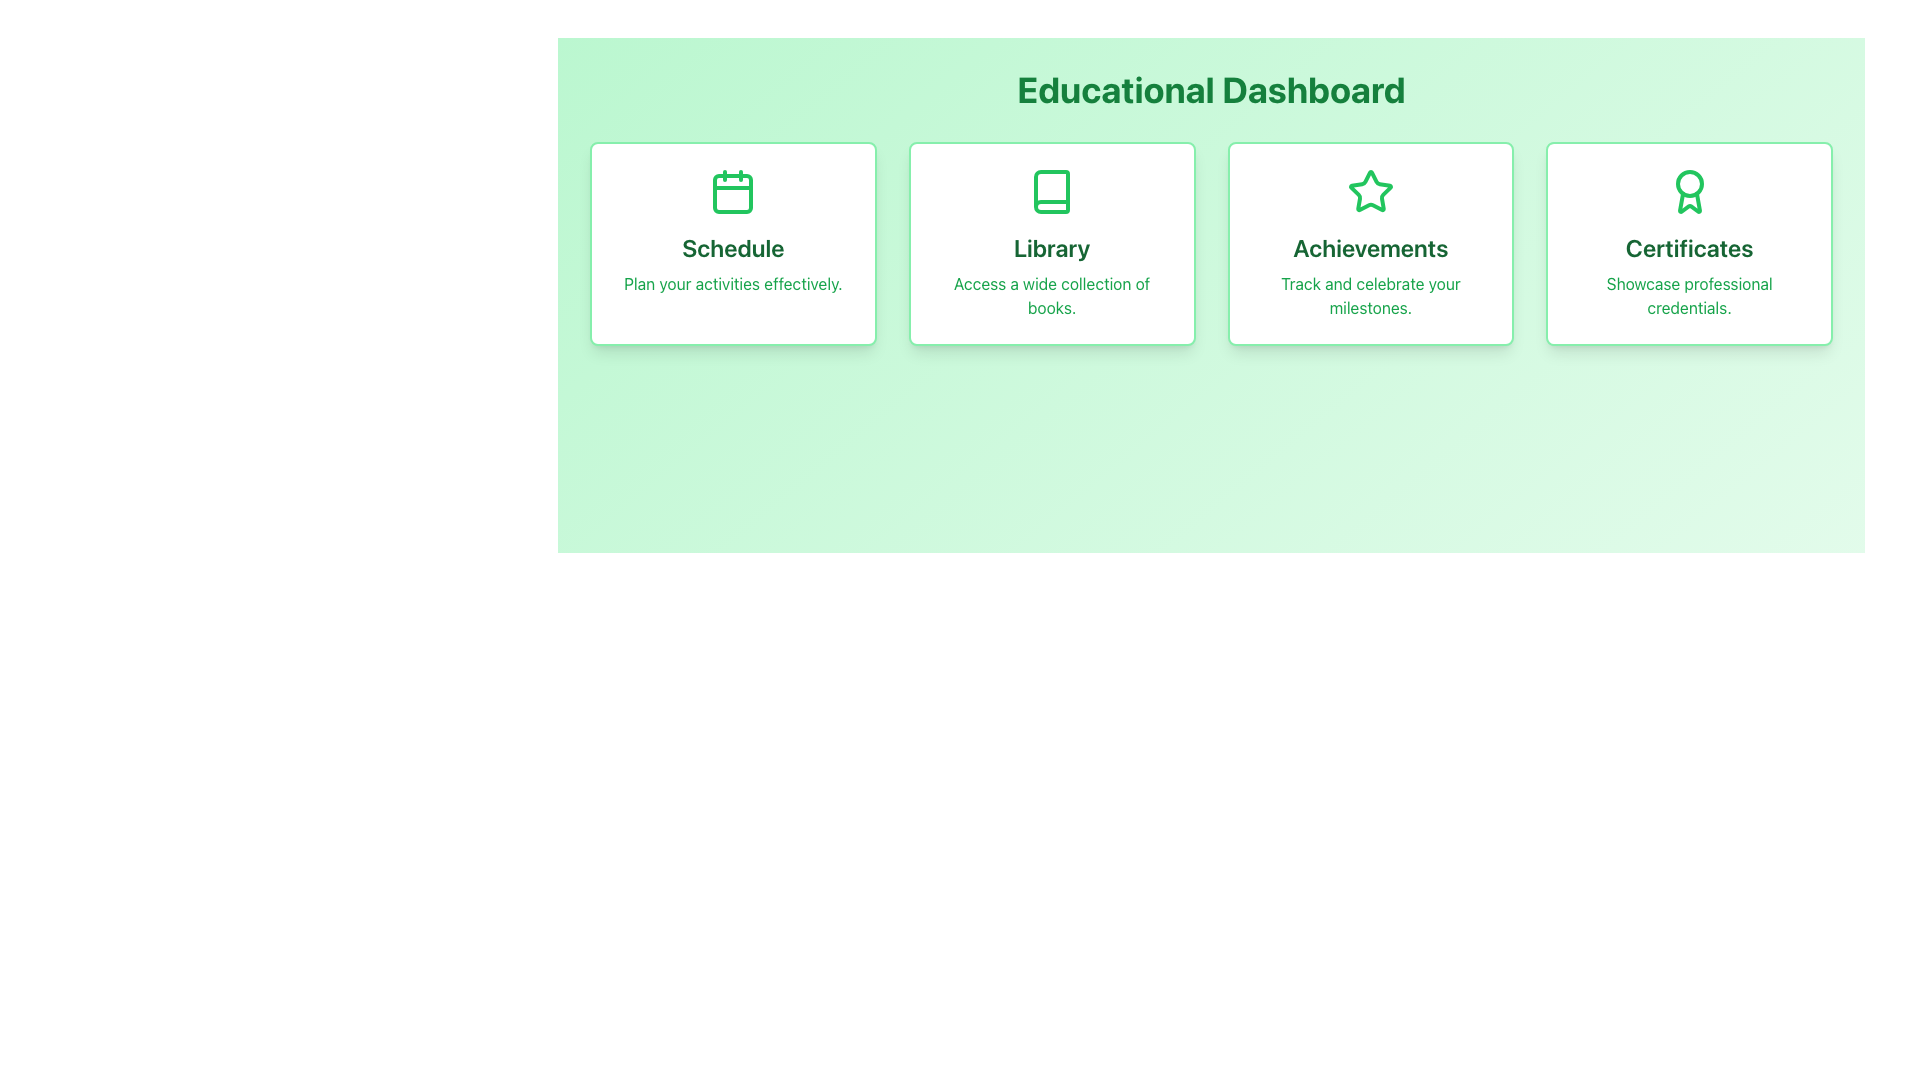  What do you see at coordinates (1688, 296) in the screenshot?
I see `the descriptive text label within the 'Certificates' card, which is the fourth card in the row of styled cards` at bounding box center [1688, 296].